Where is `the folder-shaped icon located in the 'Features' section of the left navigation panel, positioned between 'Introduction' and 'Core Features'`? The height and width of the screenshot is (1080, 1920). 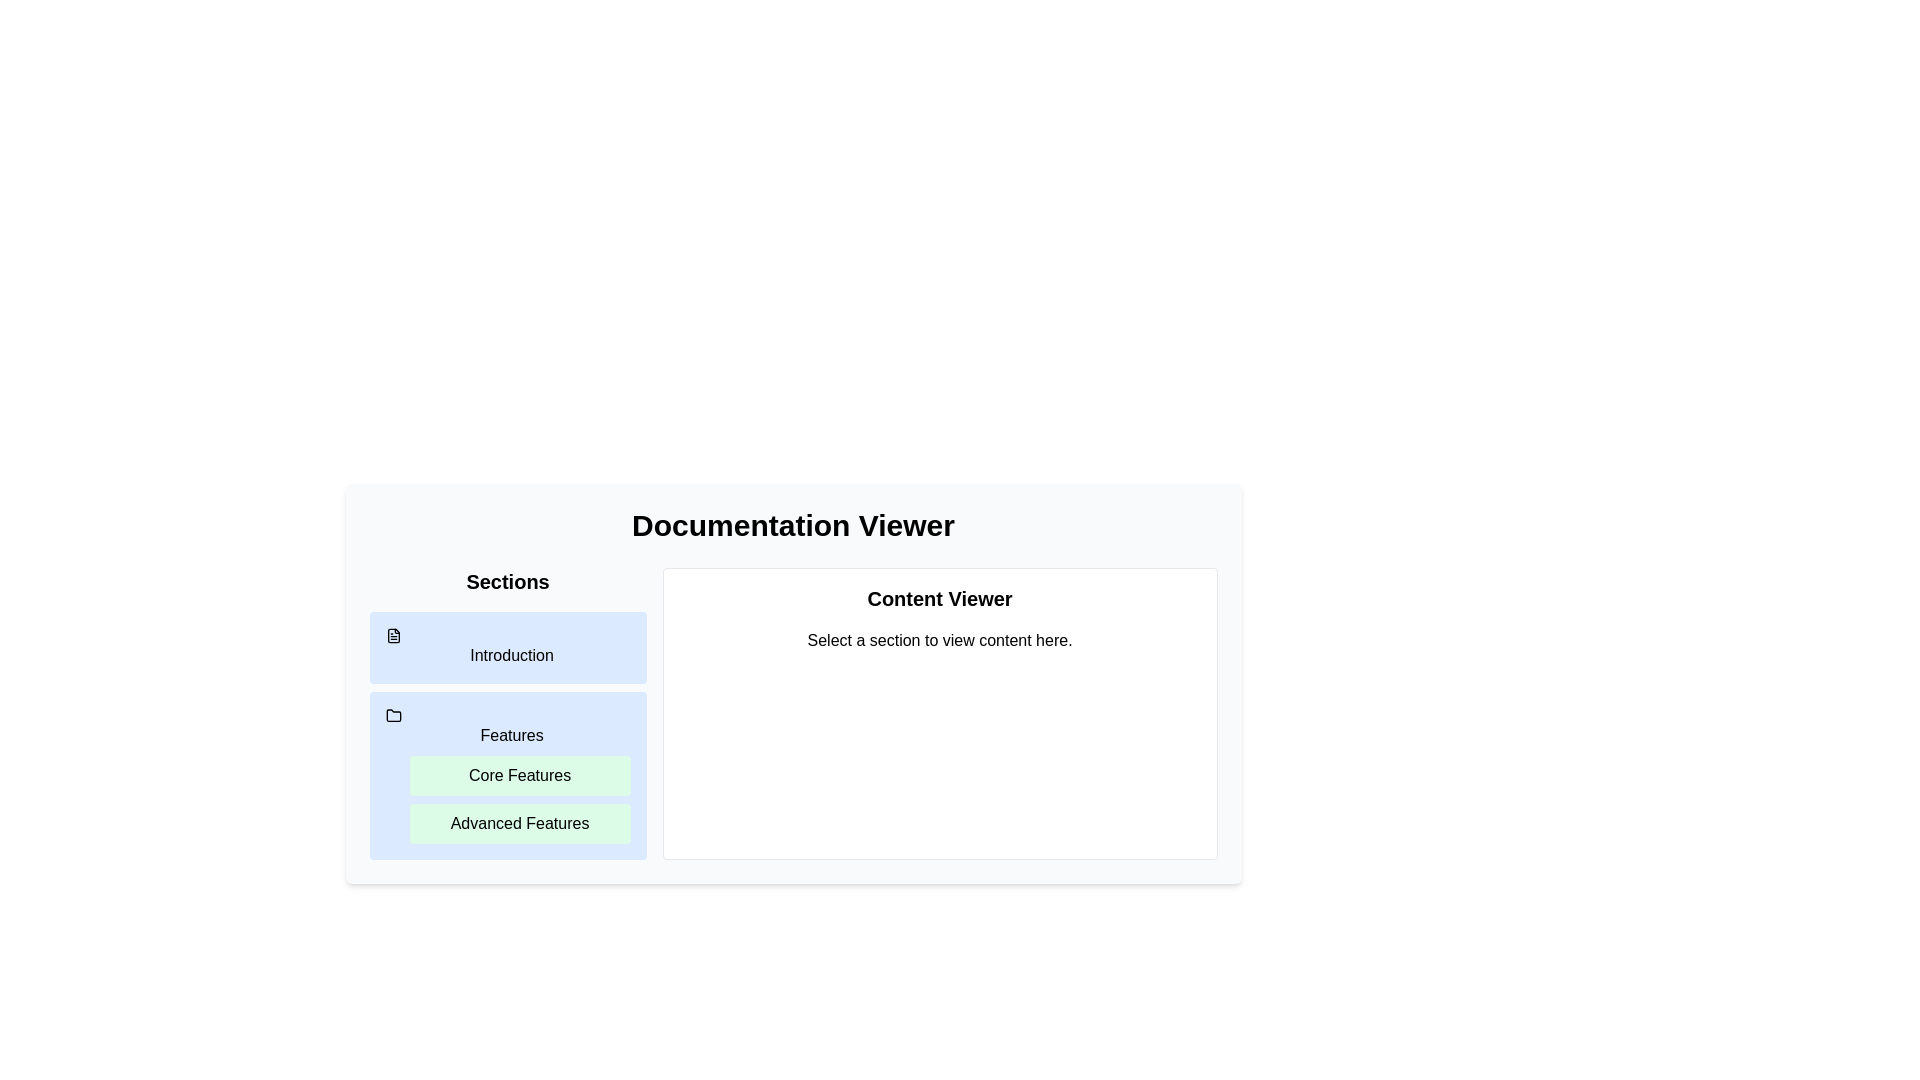
the folder-shaped icon located in the 'Features' section of the left navigation panel, positioned between 'Introduction' and 'Core Features' is located at coordinates (393, 714).